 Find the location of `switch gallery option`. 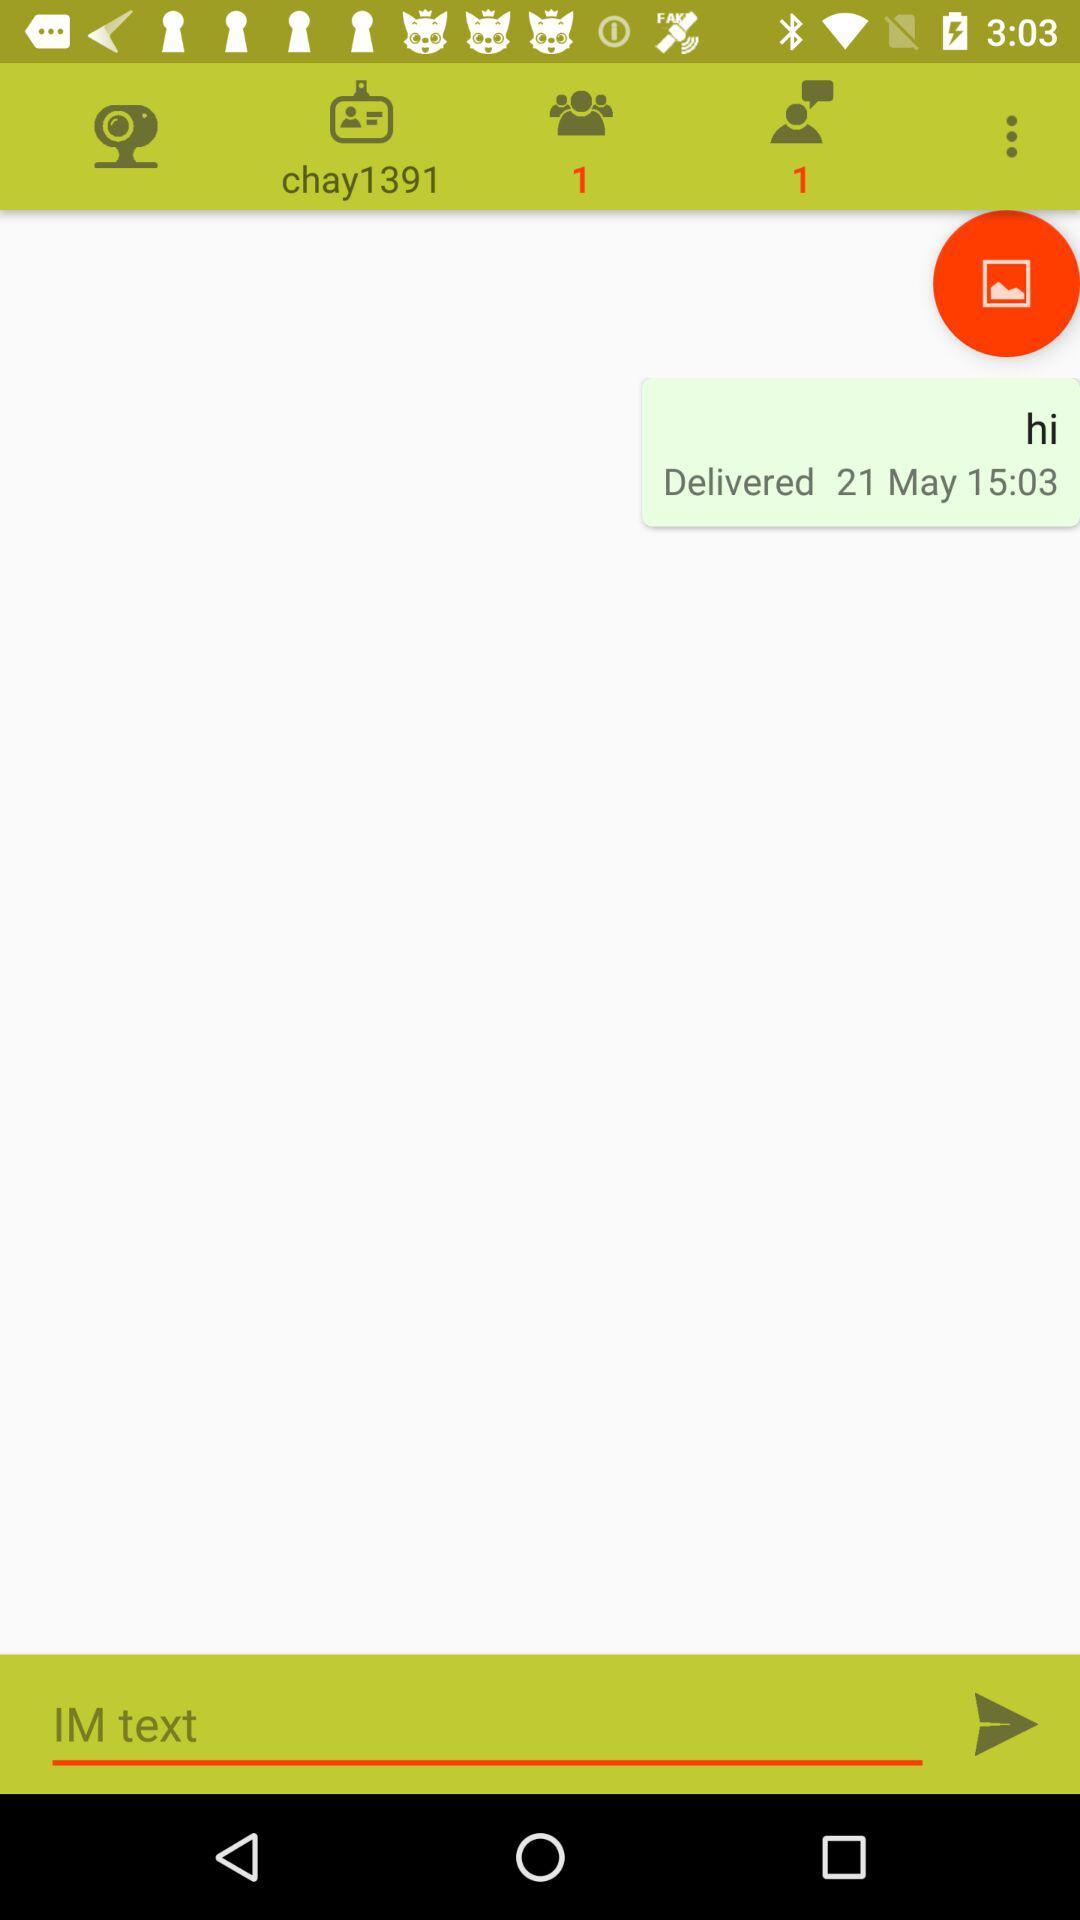

switch gallery option is located at coordinates (1006, 282).